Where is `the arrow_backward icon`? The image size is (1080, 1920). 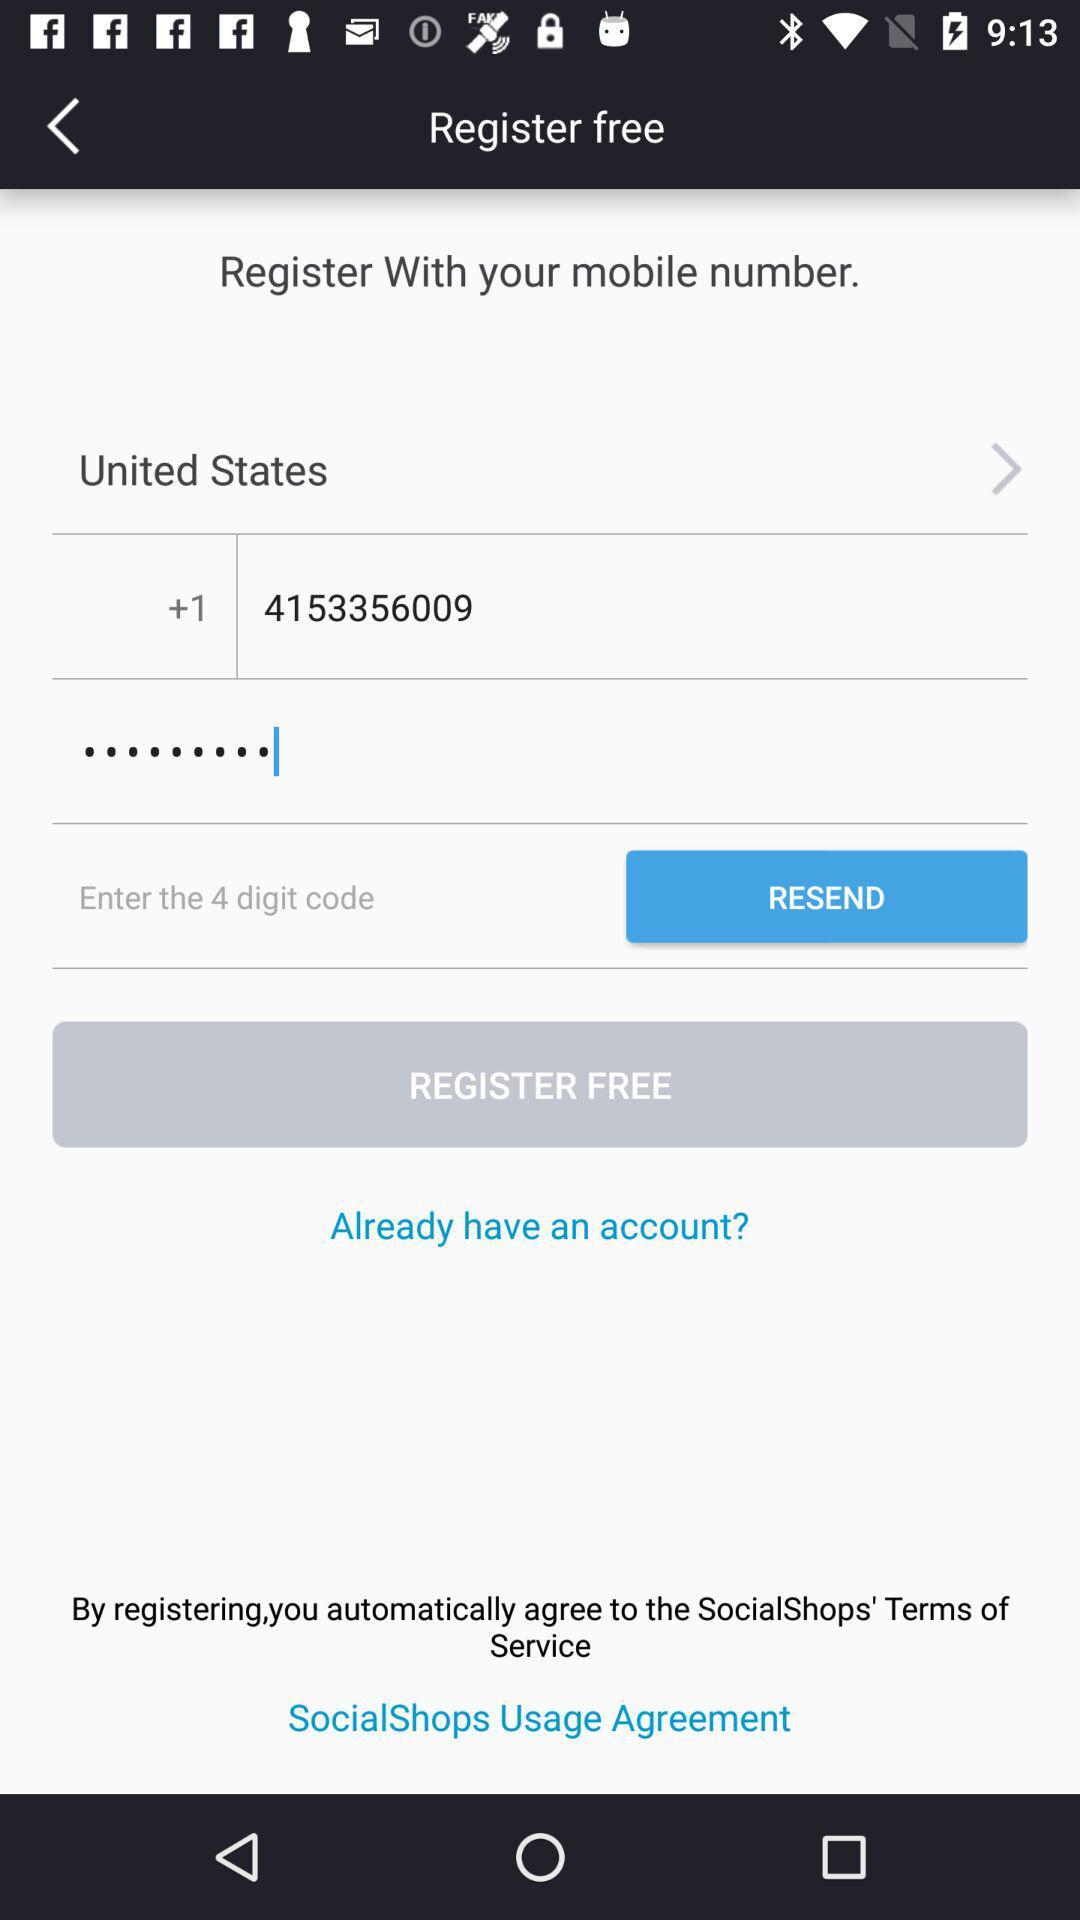 the arrow_backward icon is located at coordinates (61, 124).